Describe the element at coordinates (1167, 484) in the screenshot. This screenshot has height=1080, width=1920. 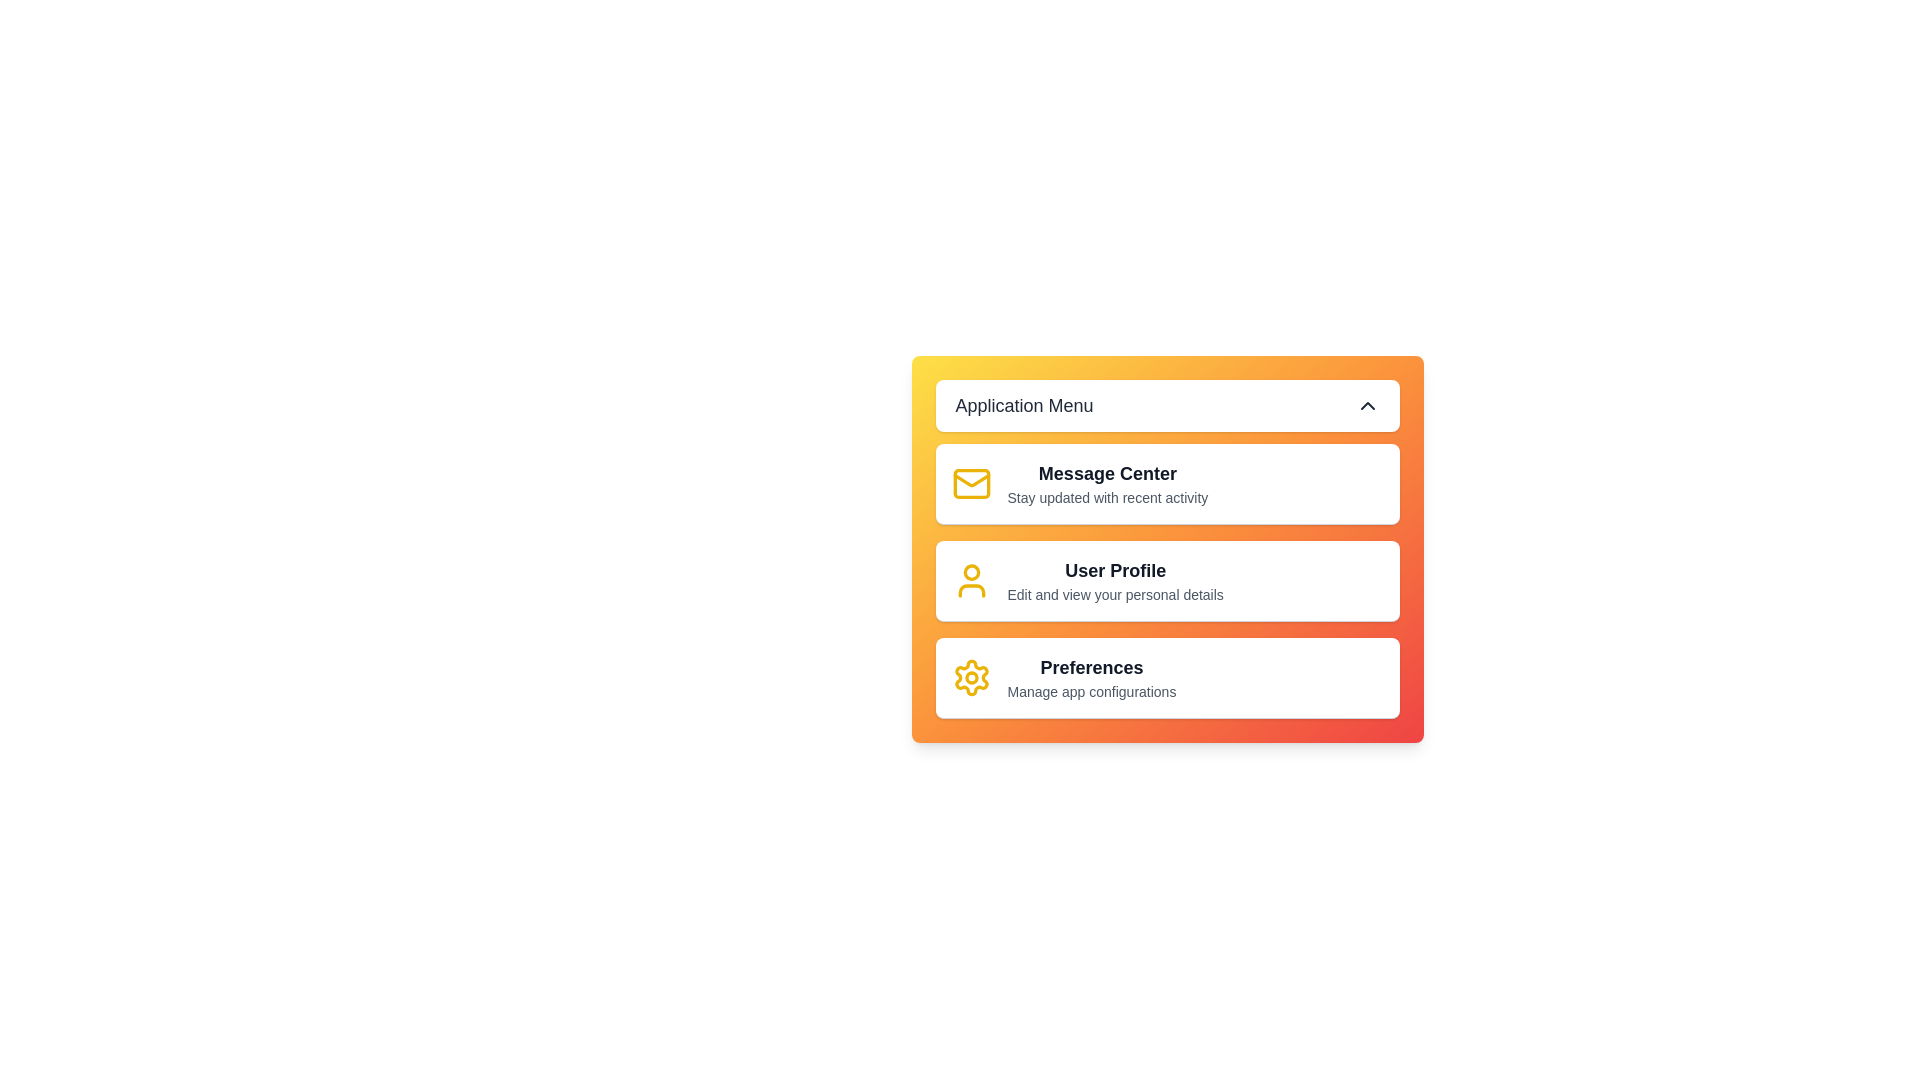
I see `the menu item Message Center to interact with its functionality` at that location.